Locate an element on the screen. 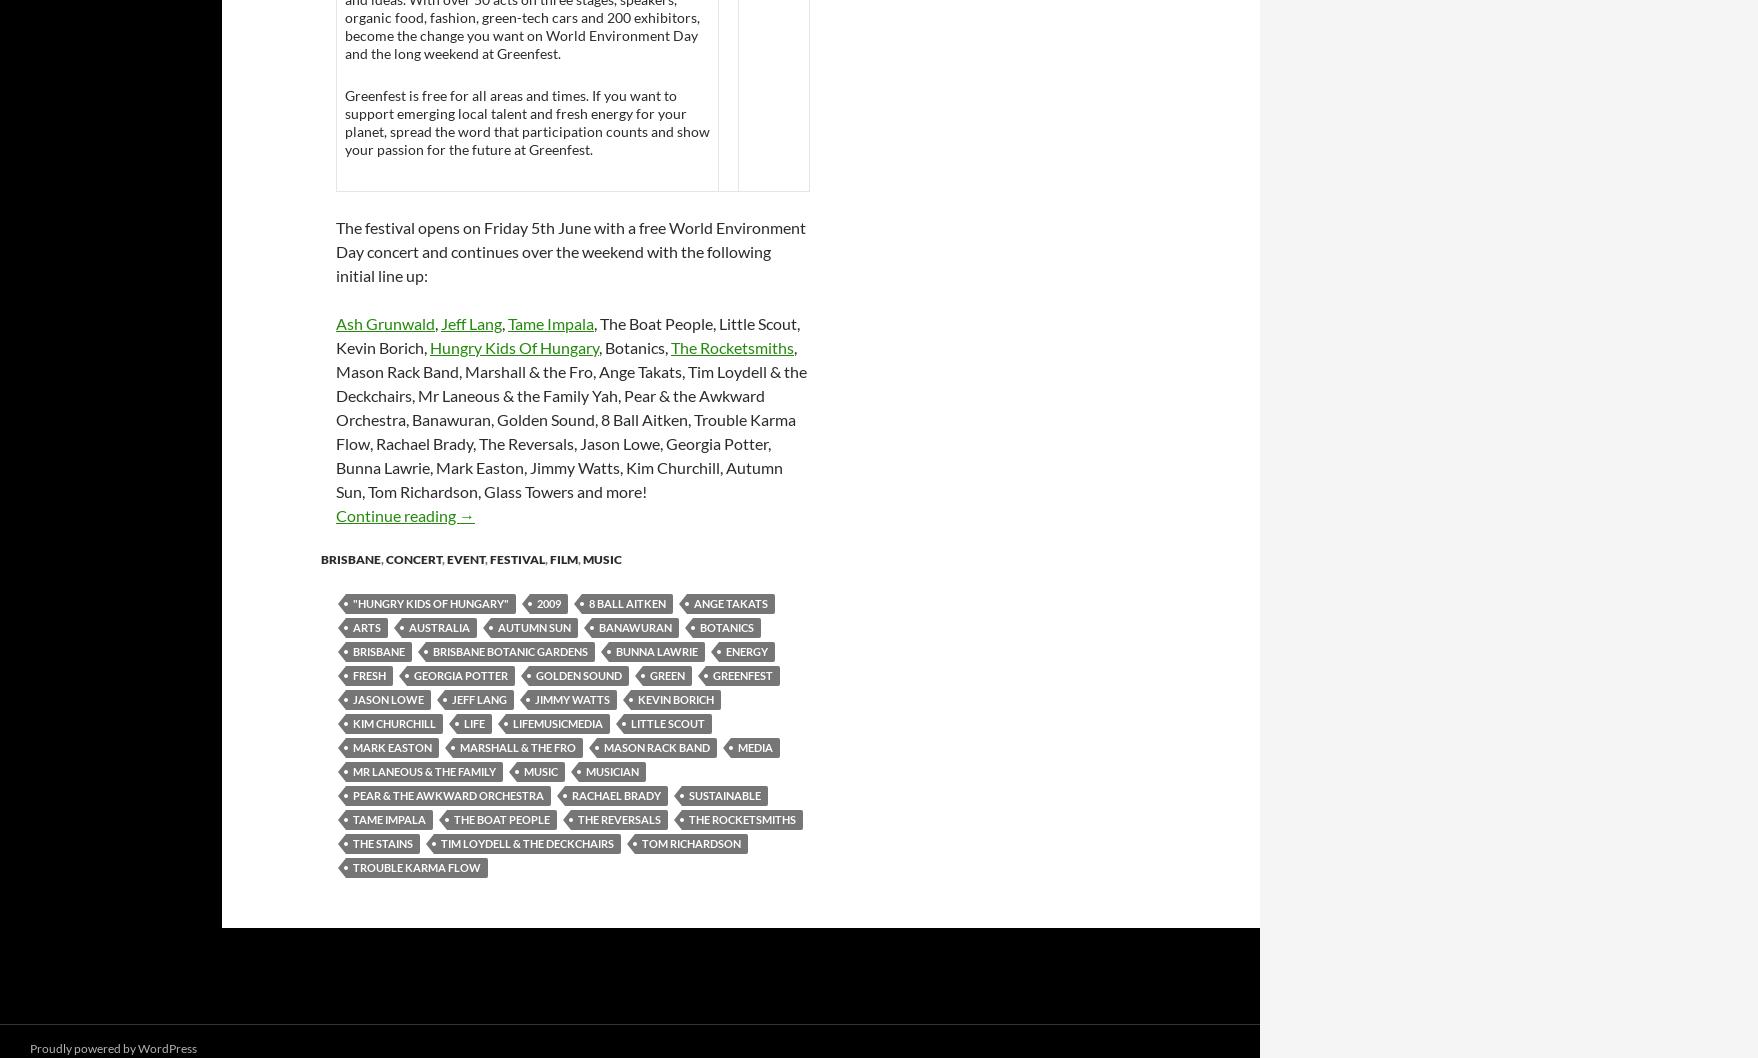 The image size is (1758, 1058). 'Jason Lowe' is located at coordinates (353, 697).